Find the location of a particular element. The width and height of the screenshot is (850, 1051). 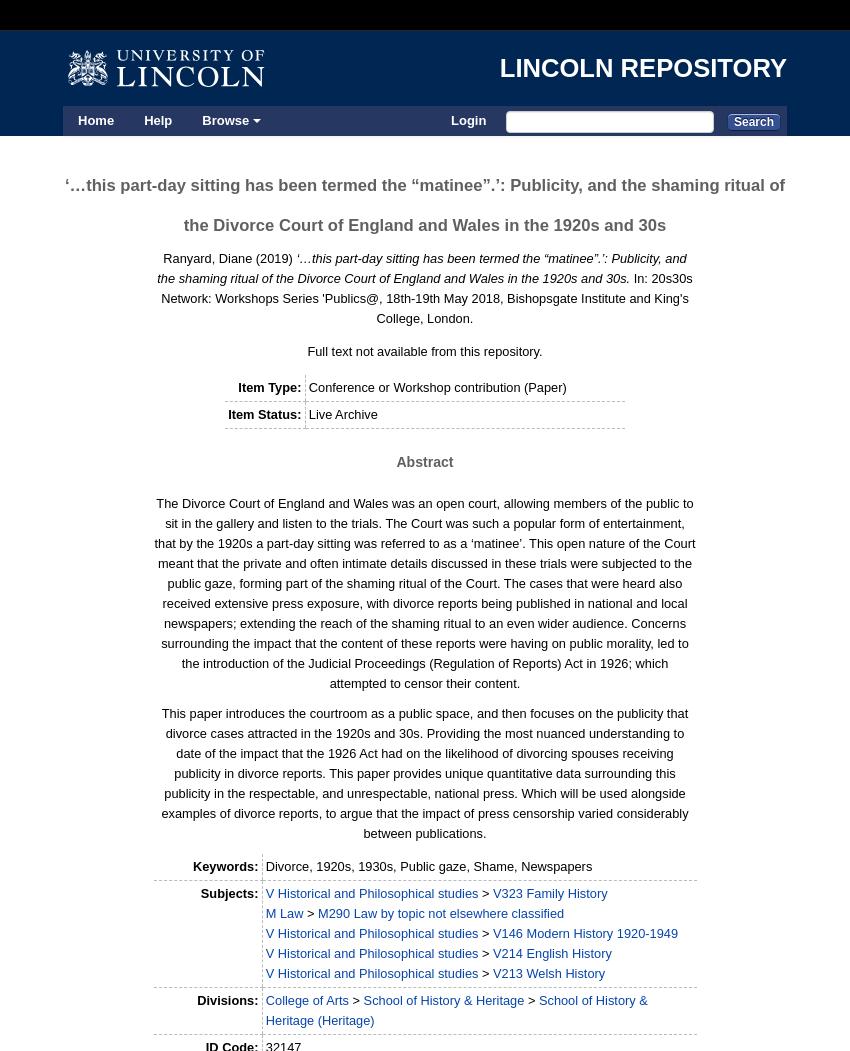

'School of History & Heritage' is located at coordinates (442, 1000).